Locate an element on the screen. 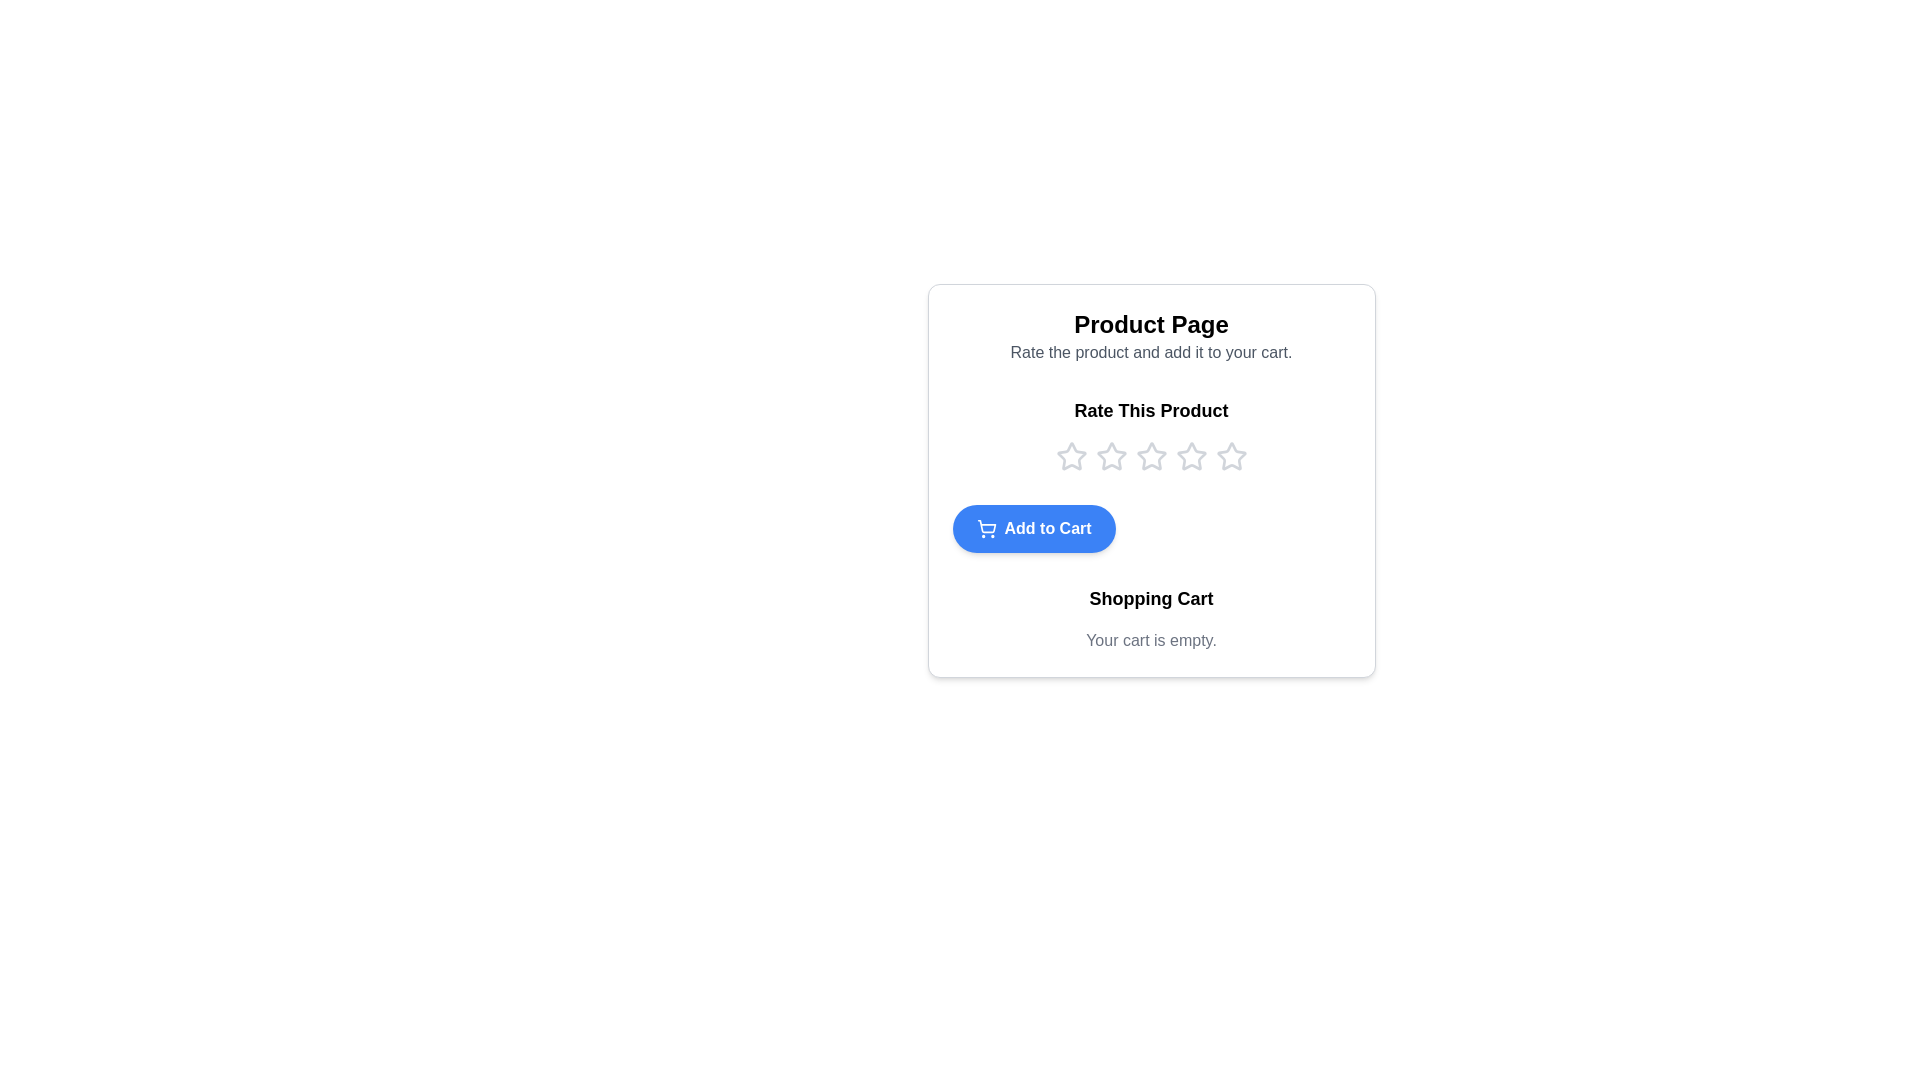 This screenshot has width=1920, height=1080. the prominent button that allows users to add the currently viewed product to their shopping cart, located centrally below the rating stars and above the Shopping Cart section is located at coordinates (1034, 527).